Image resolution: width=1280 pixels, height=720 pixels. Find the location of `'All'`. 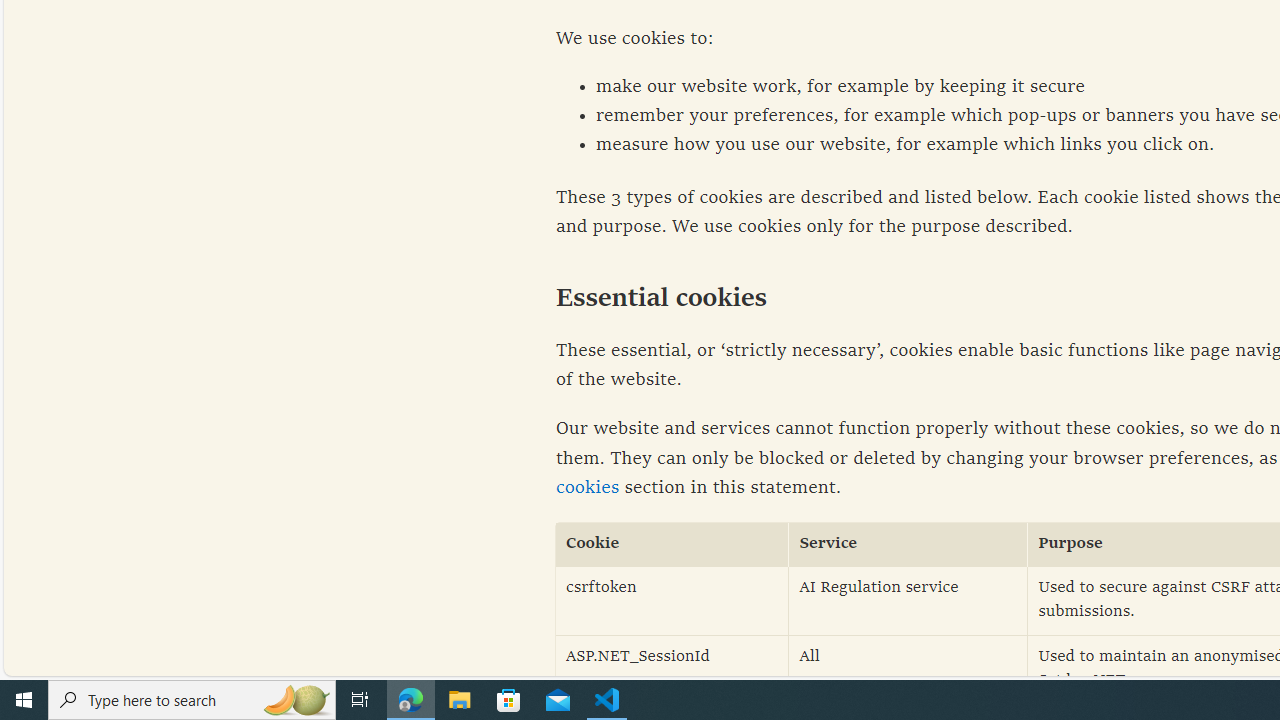

'All' is located at coordinates (907, 669).